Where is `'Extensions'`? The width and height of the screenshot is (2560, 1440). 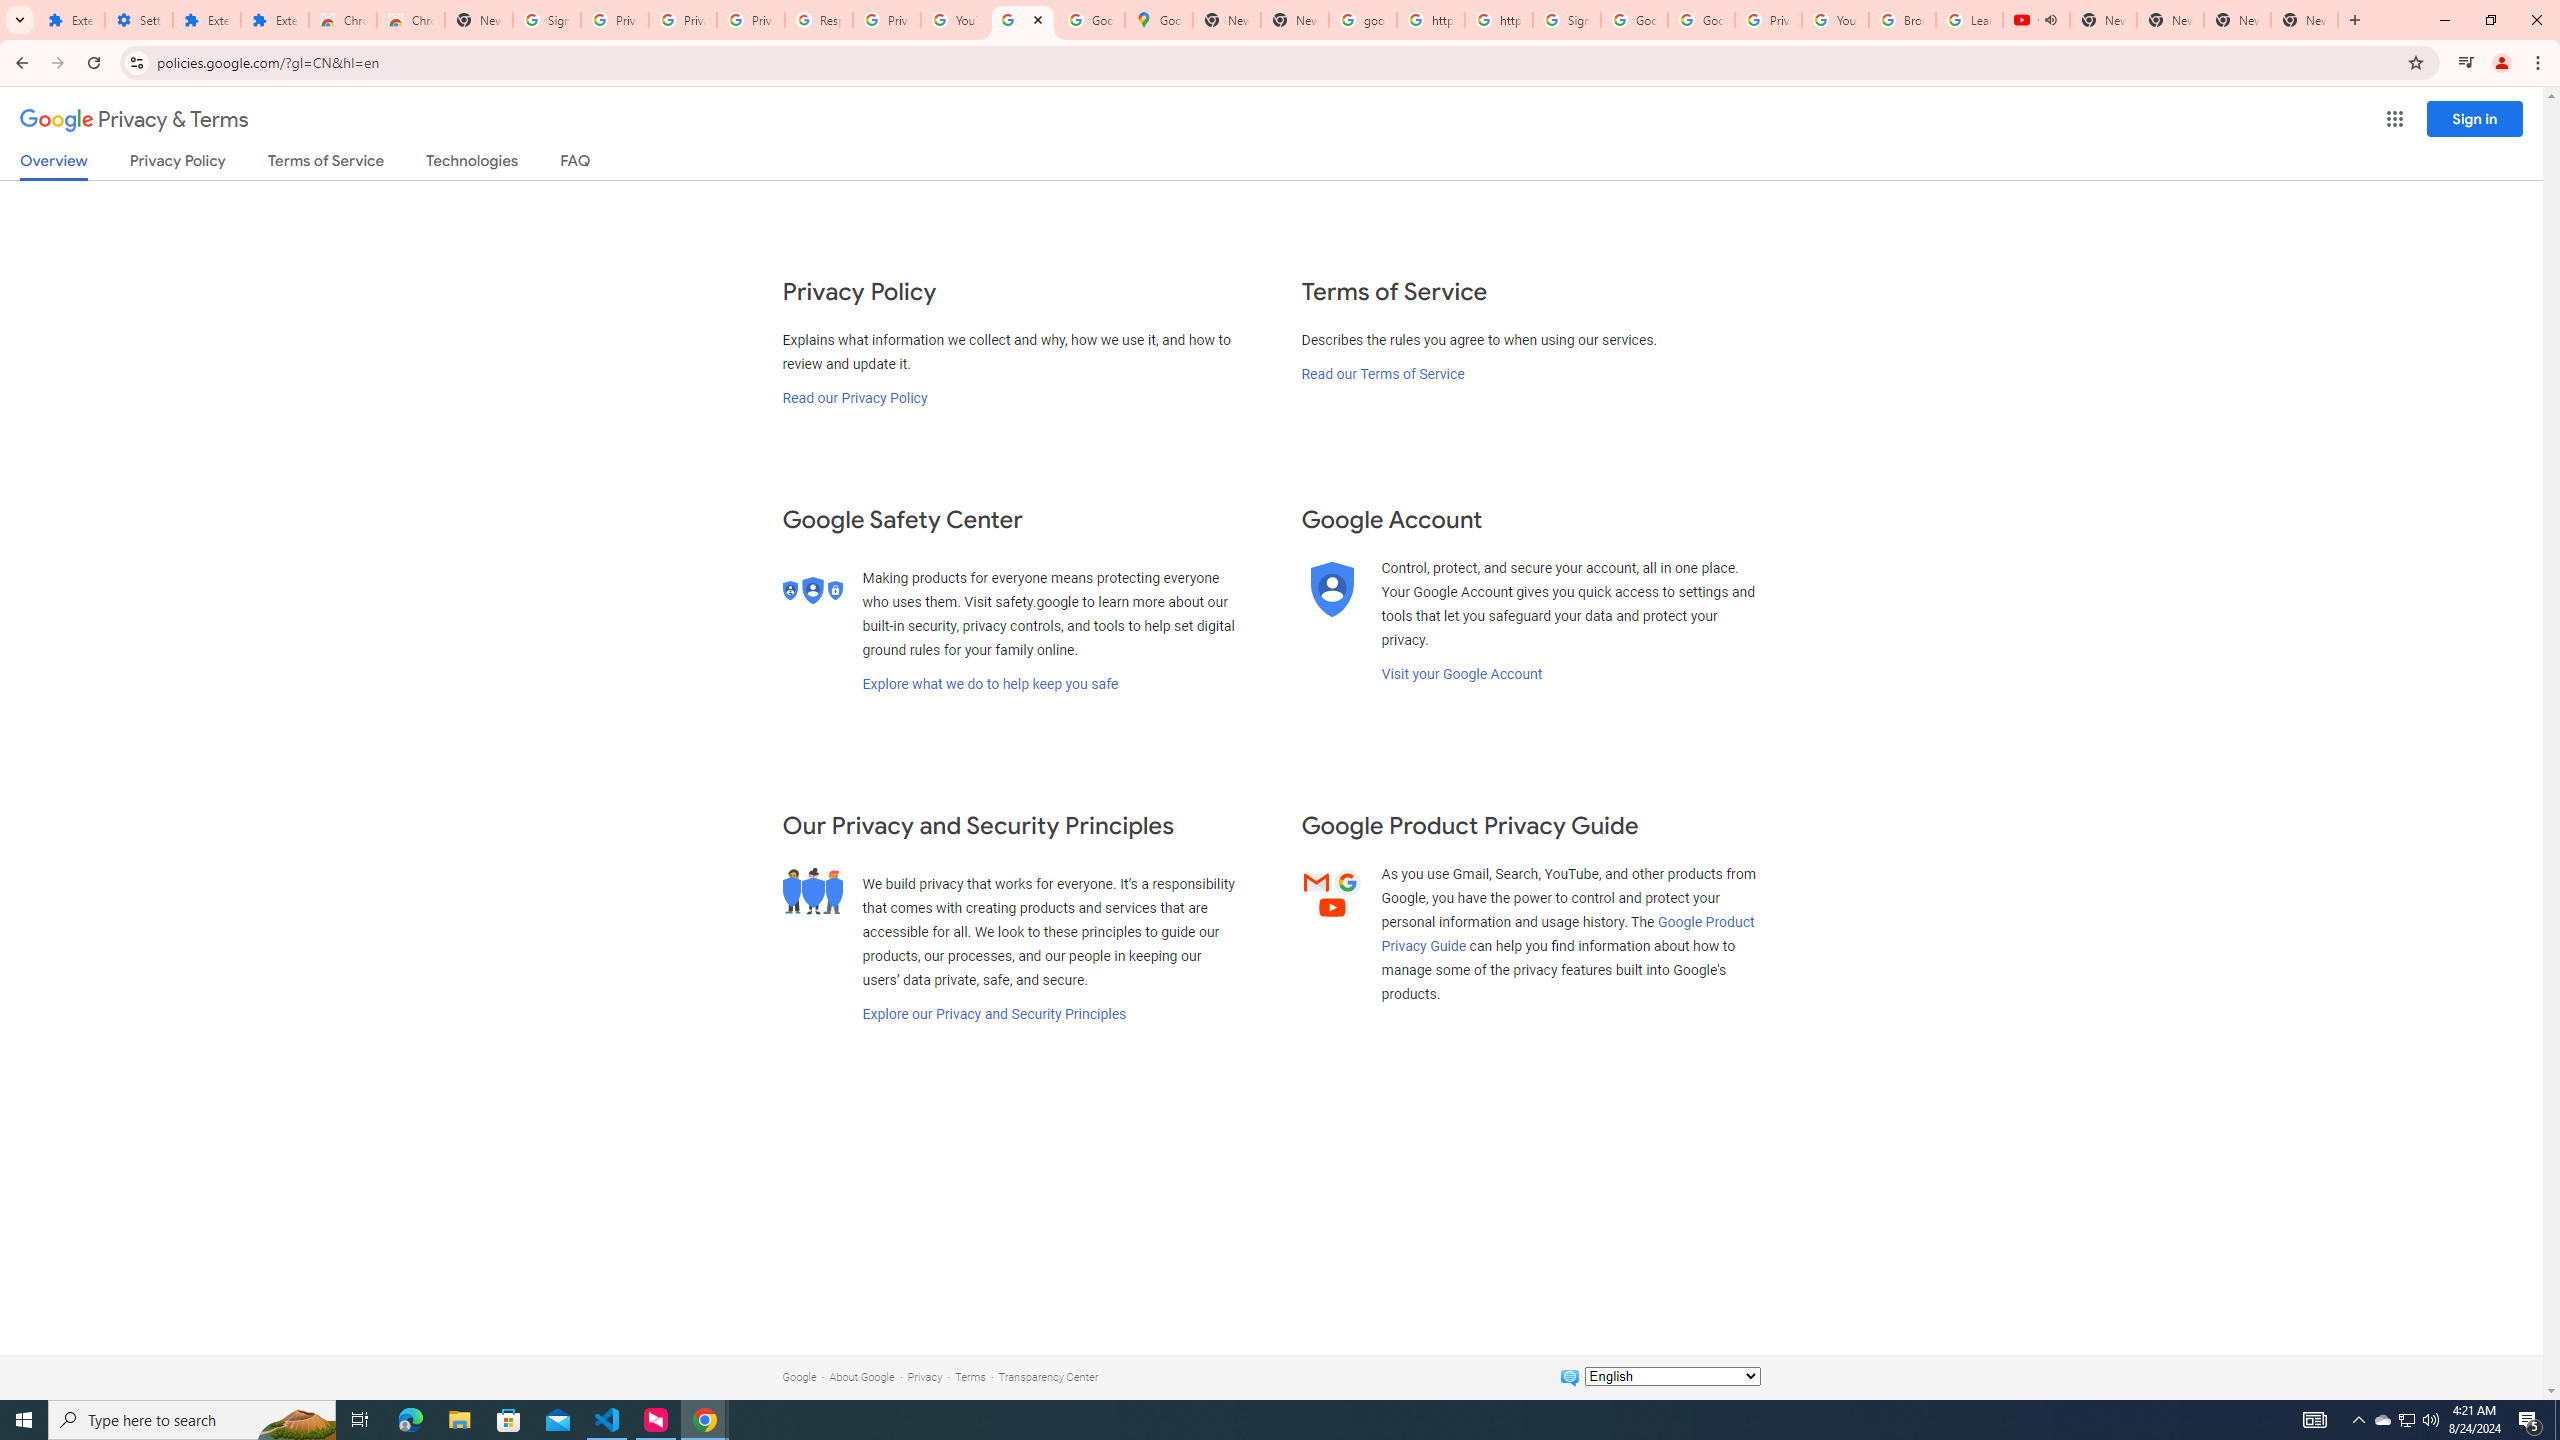
'Extensions' is located at coordinates (207, 19).